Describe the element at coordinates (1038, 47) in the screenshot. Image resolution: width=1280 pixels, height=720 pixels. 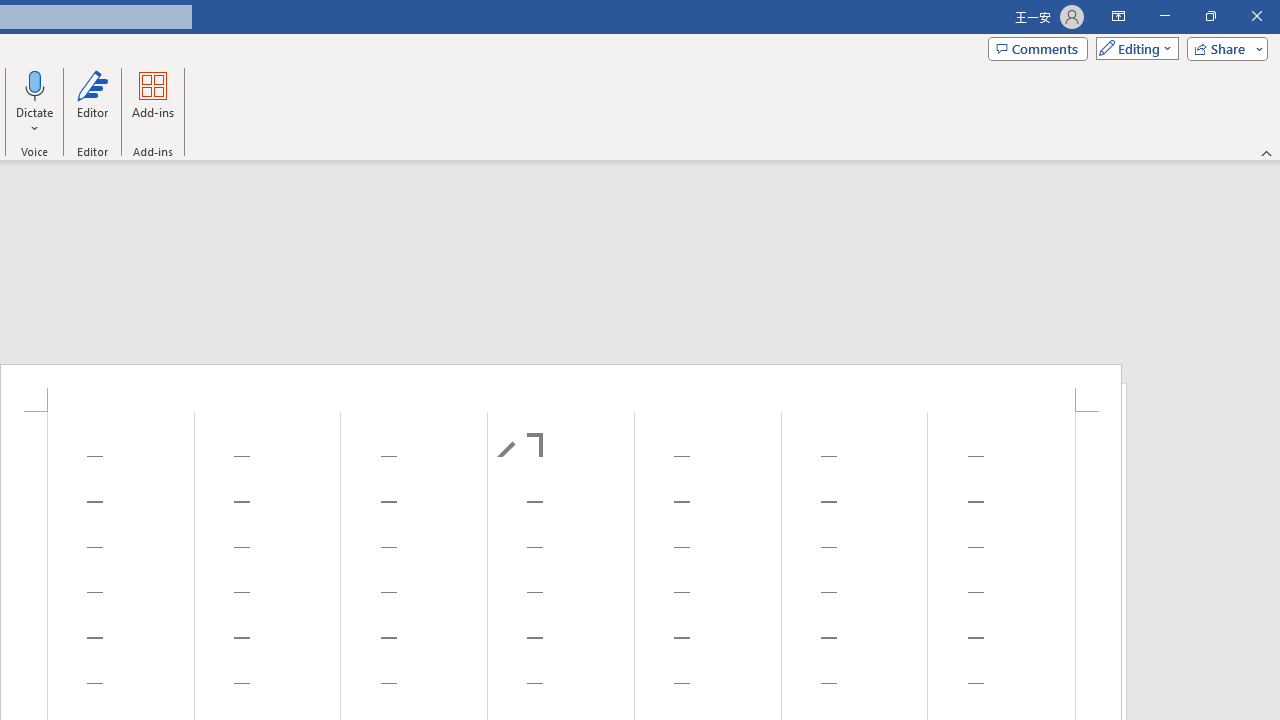
I see `'Comments'` at that location.